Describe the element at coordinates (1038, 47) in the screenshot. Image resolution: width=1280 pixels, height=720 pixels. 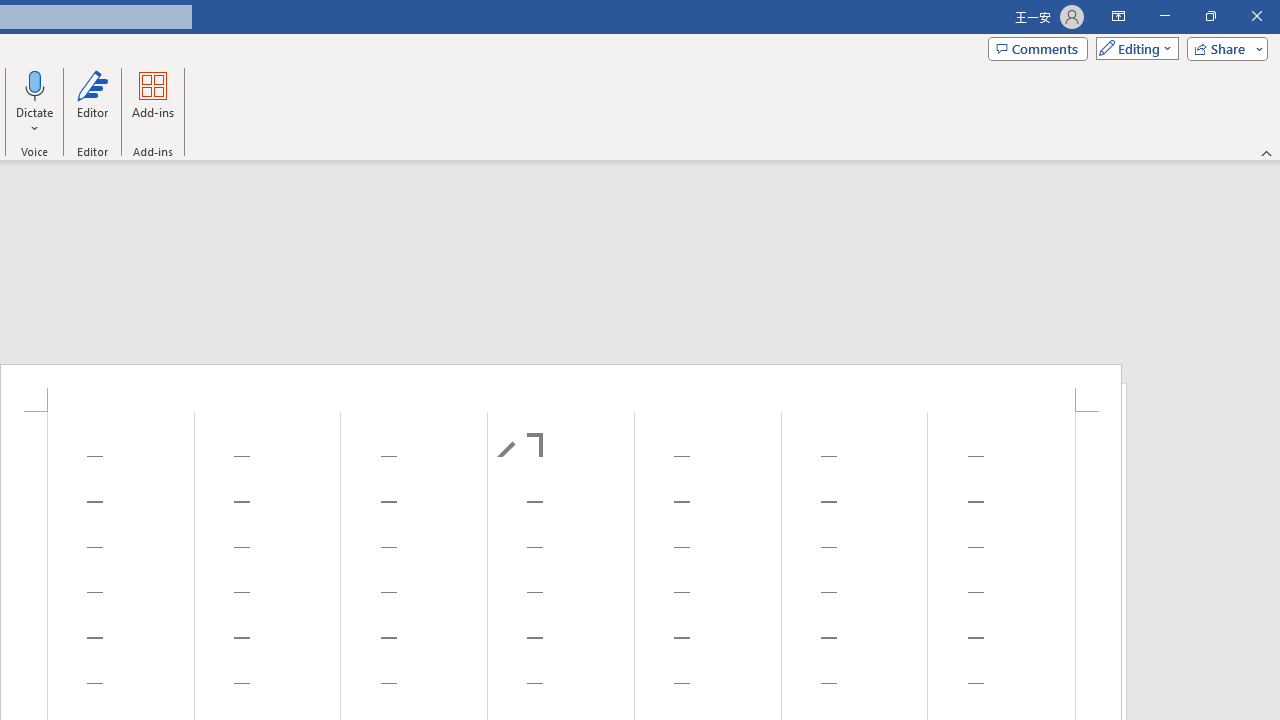
I see `'Comments'` at that location.